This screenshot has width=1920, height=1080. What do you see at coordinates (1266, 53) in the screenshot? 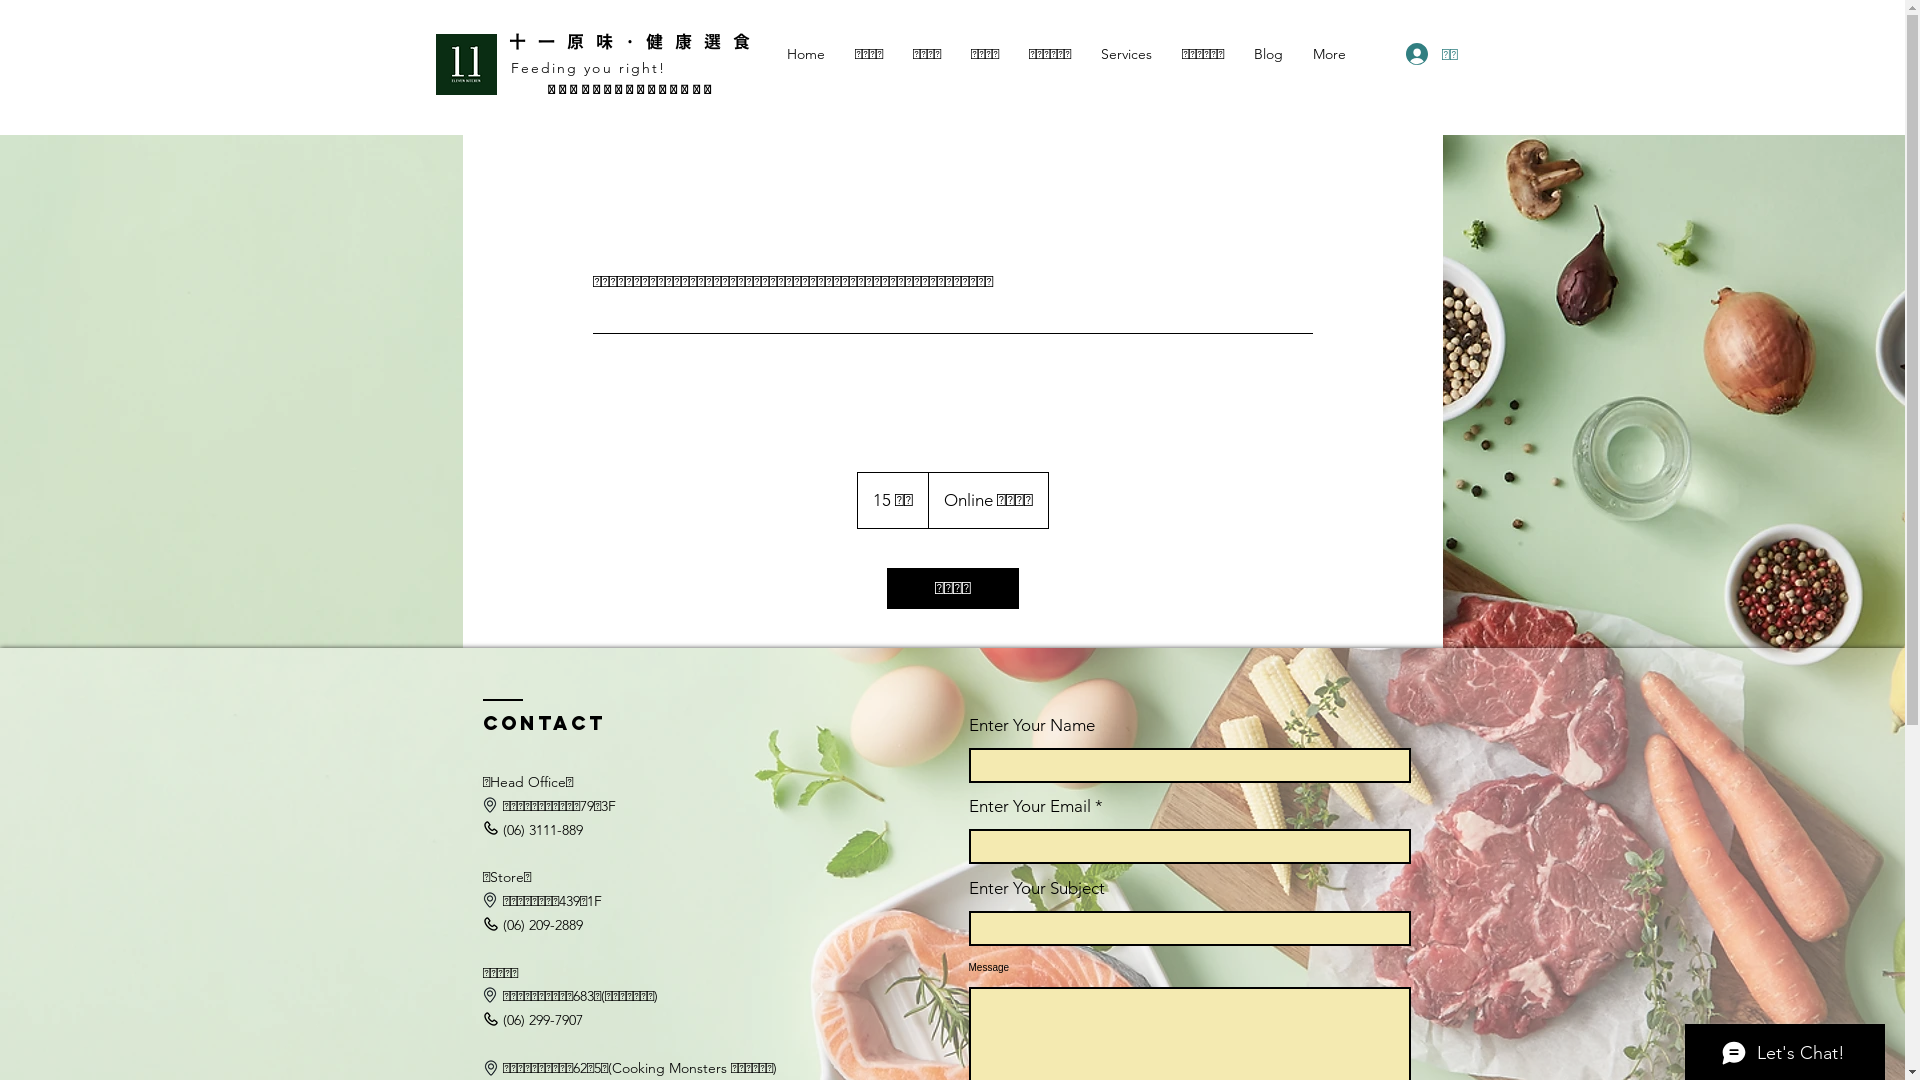
I see `'Blog'` at bounding box center [1266, 53].